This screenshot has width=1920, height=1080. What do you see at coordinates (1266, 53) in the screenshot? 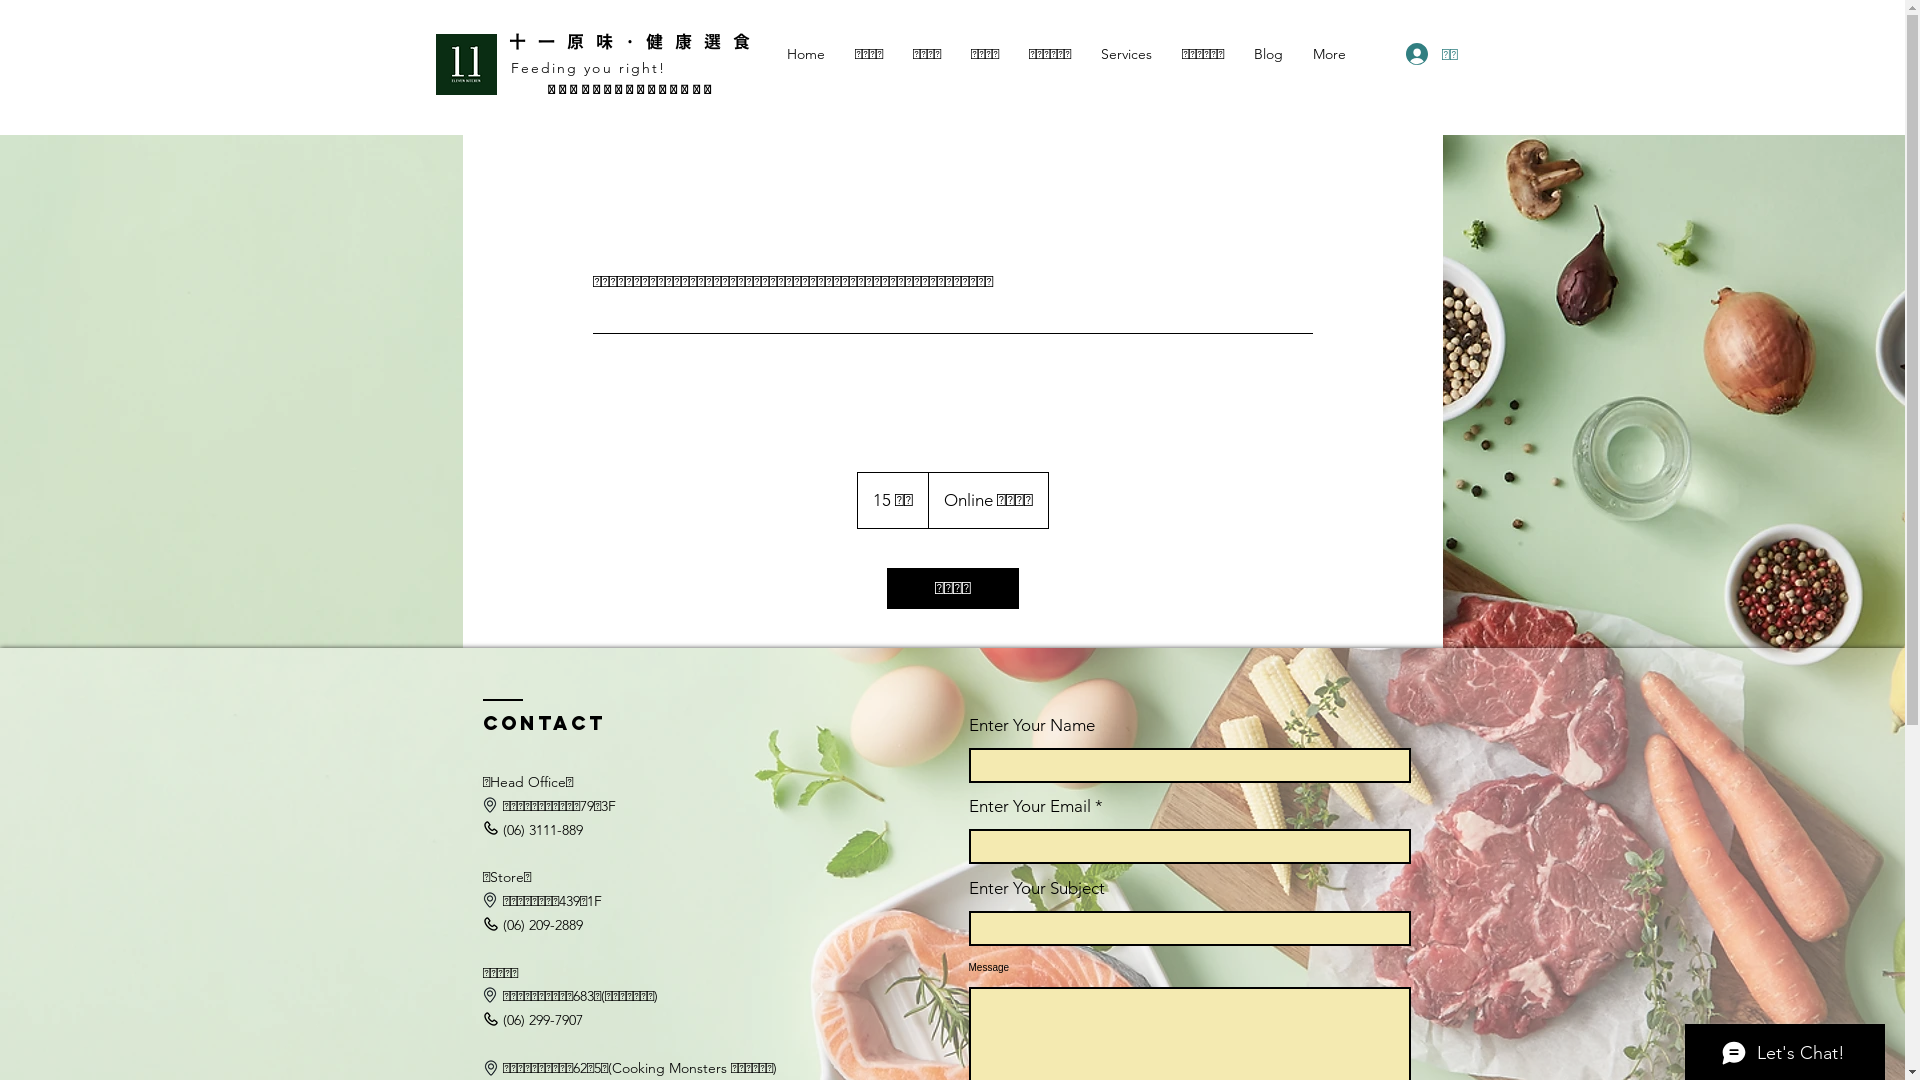
I see `'Blog'` at bounding box center [1266, 53].